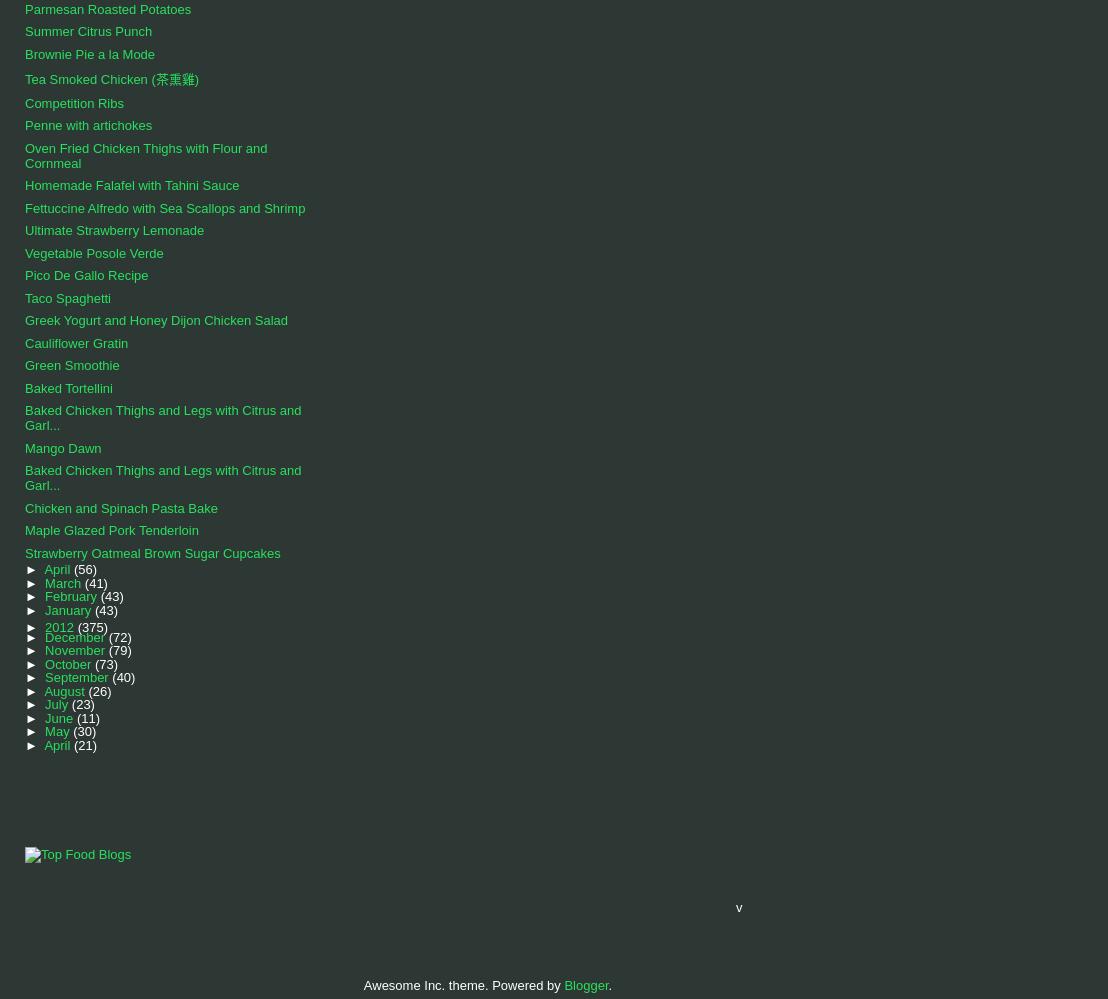  I want to click on 'Pico De Gallo Recipe', so click(85, 275).